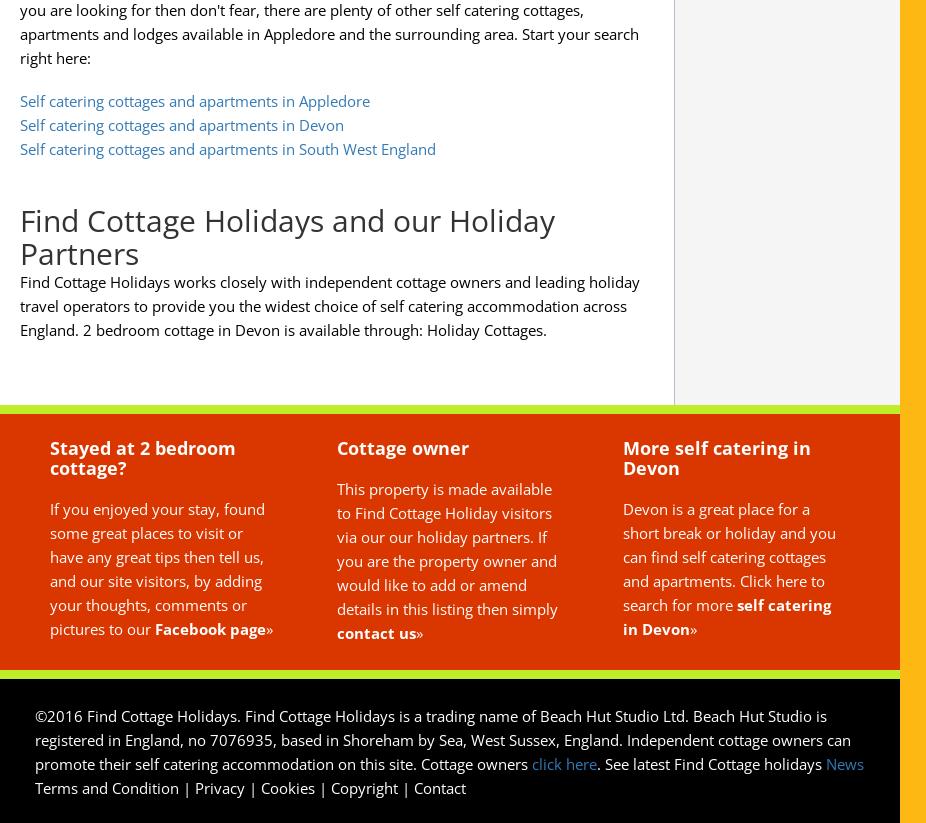  Describe the element at coordinates (209, 627) in the screenshot. I see `'Facebook page'` at that location.